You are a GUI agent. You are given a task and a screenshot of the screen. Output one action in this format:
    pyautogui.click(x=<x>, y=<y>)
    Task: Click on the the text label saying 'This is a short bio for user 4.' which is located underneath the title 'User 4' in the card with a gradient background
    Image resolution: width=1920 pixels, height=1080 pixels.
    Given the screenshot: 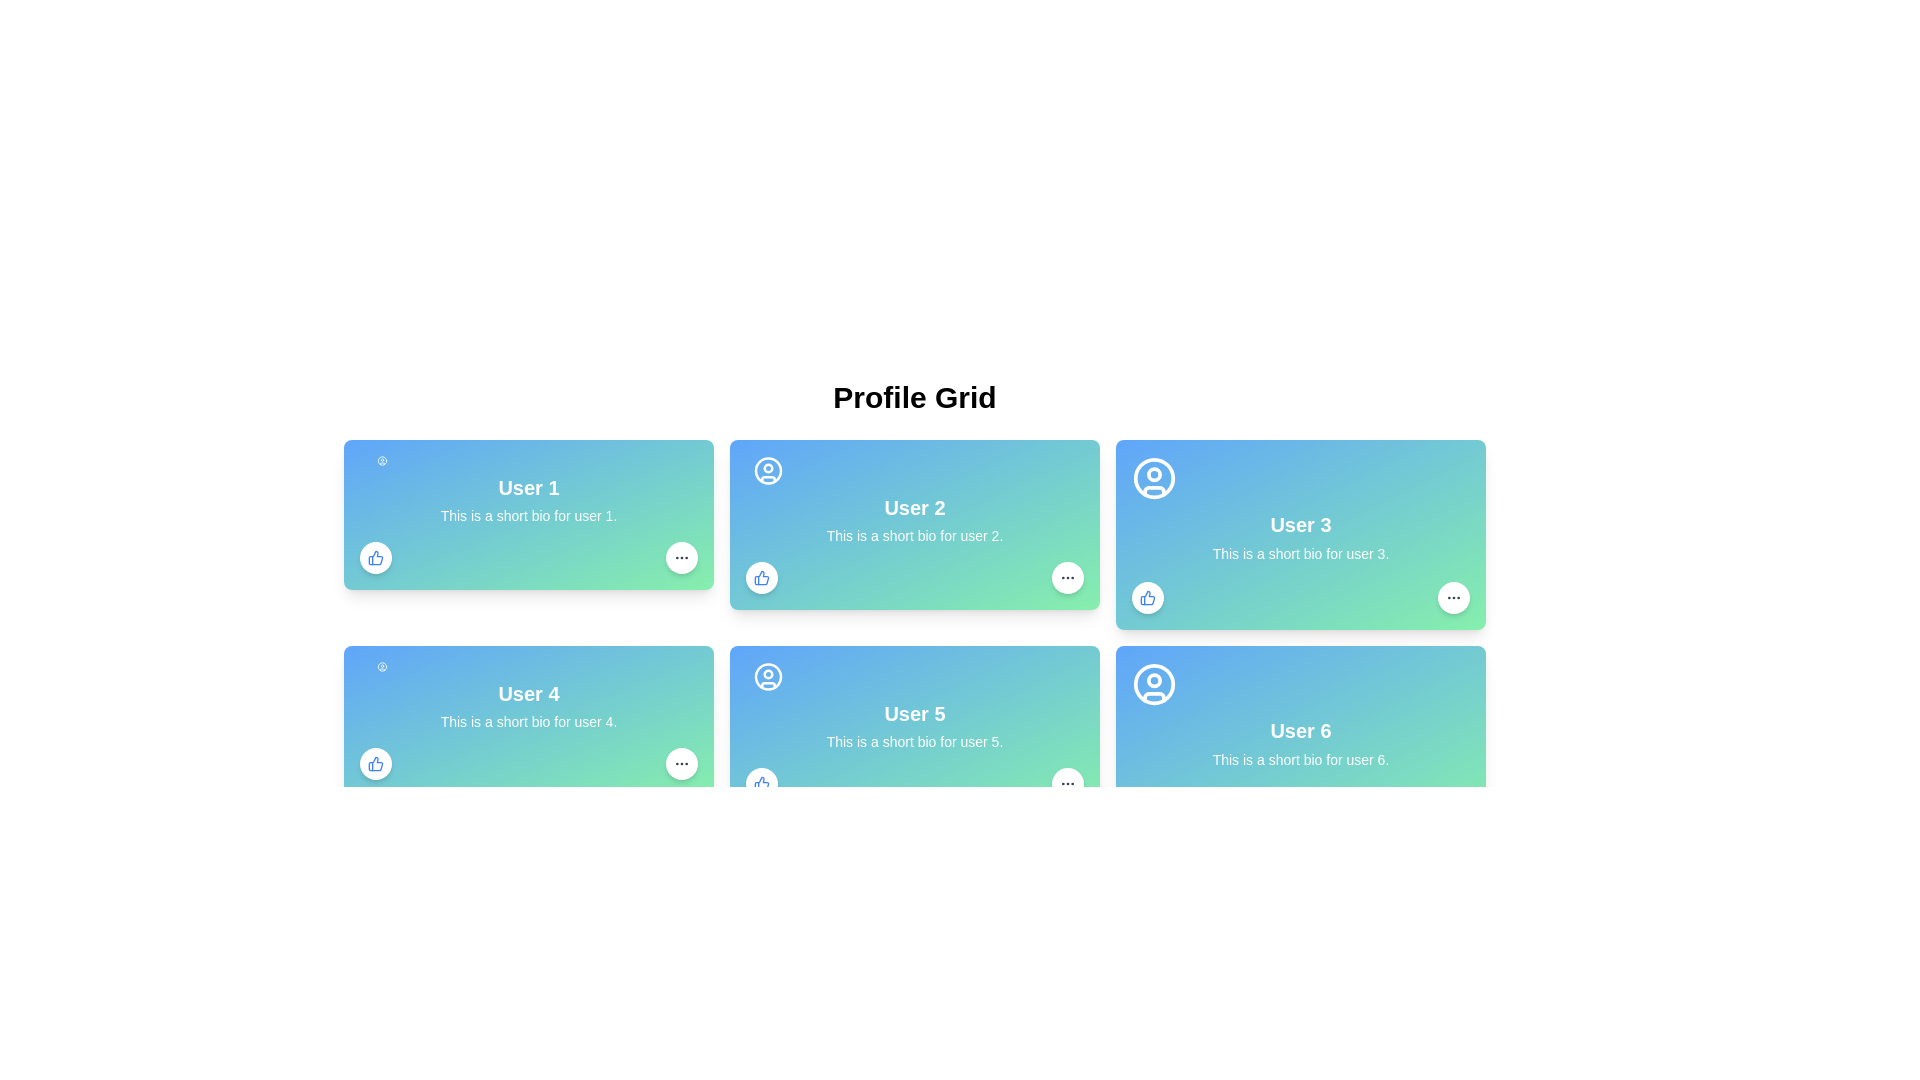 What is the action you would take?
    pyautogui.click(x=528, y=721)
    